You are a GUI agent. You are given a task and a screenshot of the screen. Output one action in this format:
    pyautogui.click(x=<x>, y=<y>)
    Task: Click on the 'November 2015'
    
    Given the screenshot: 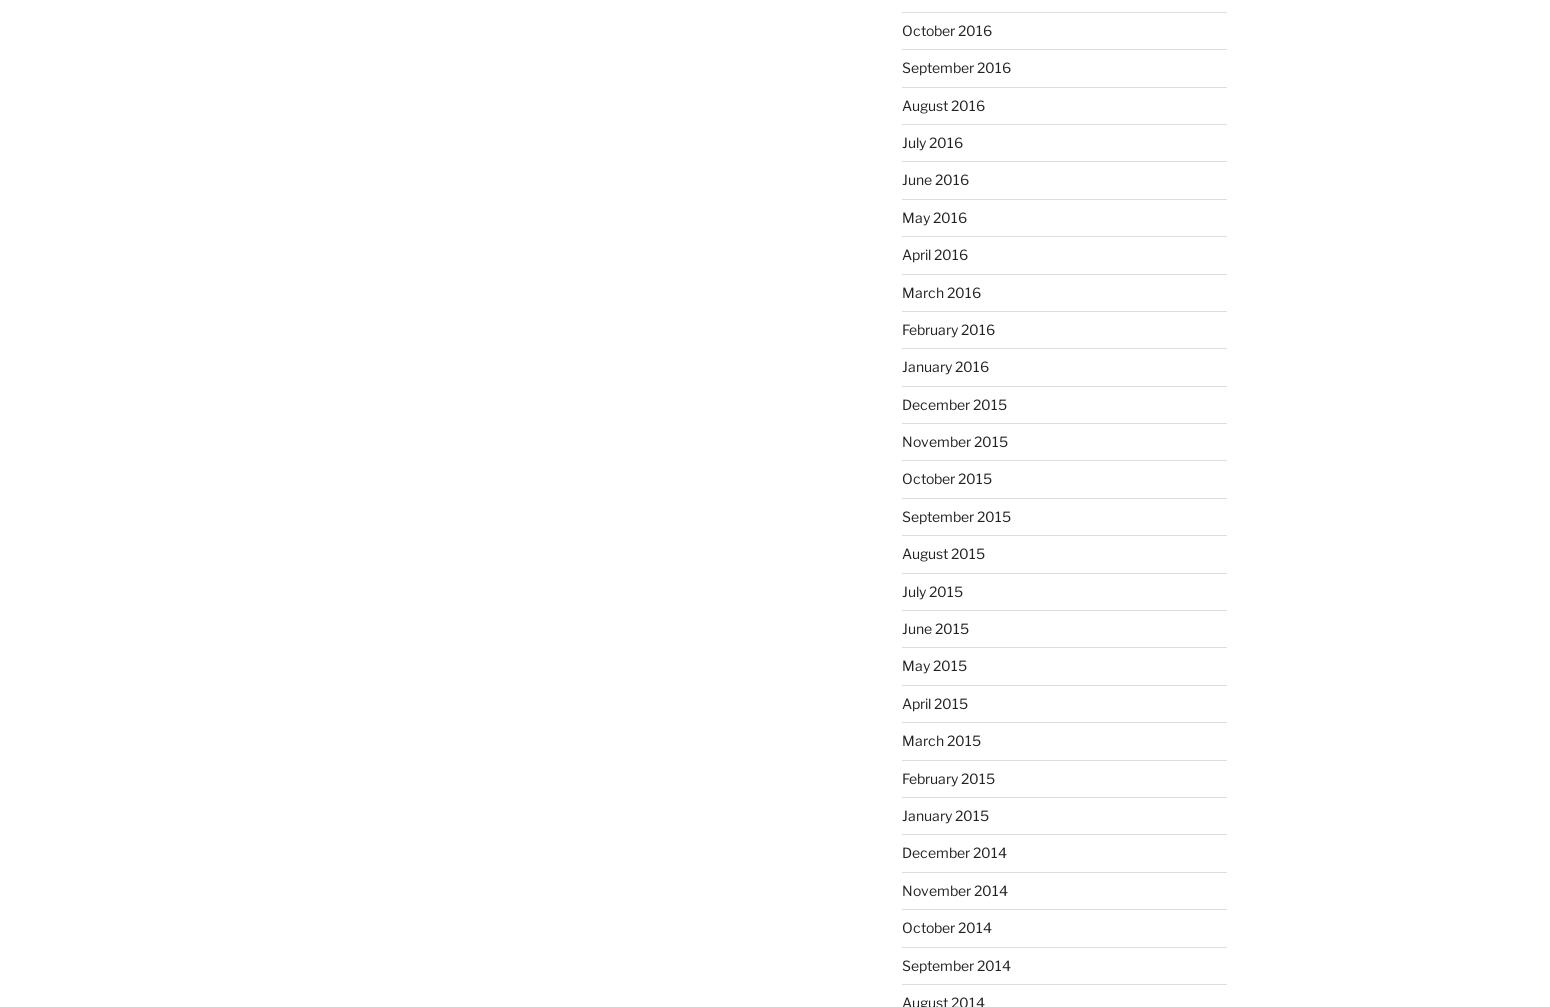 What is the action you would take?
    pyautogui.click(x=953, y=441)
    